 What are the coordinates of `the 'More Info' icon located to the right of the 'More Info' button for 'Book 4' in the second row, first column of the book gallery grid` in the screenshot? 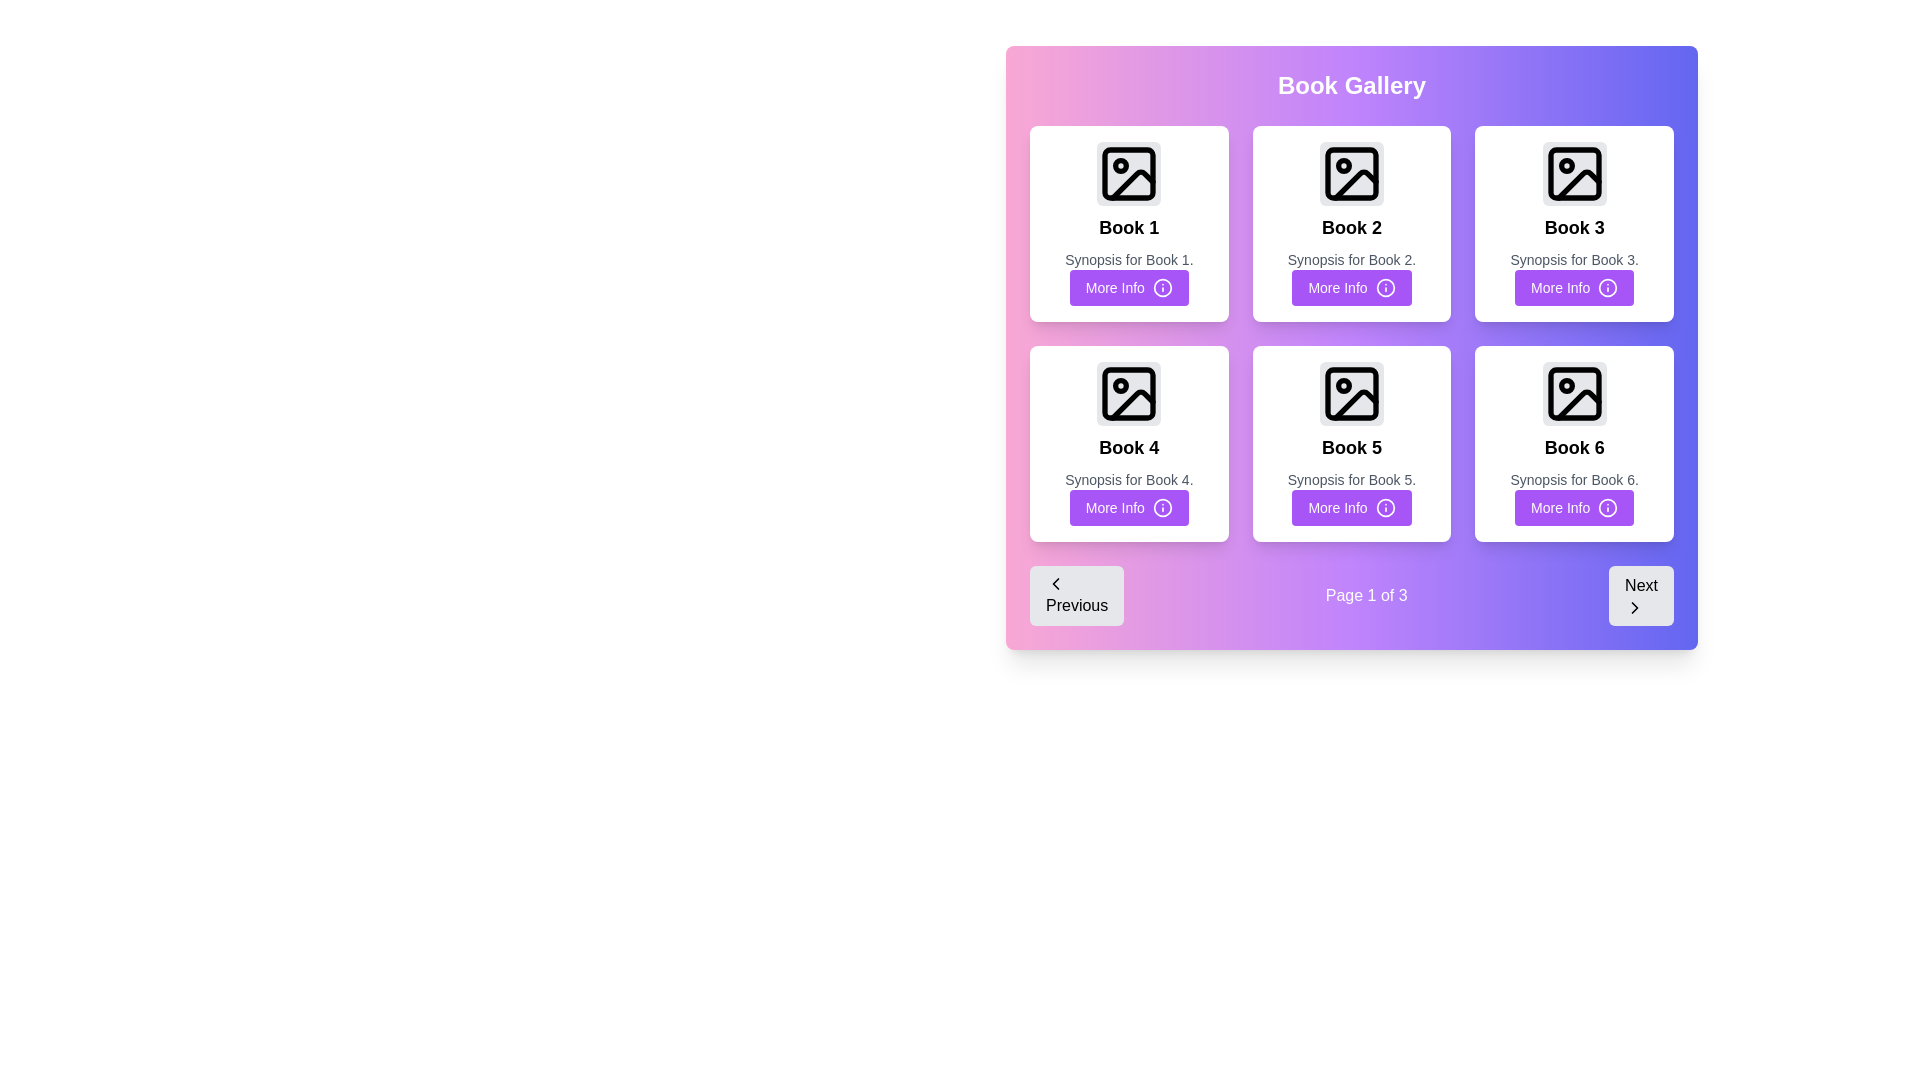 It's located at (1162, 507).